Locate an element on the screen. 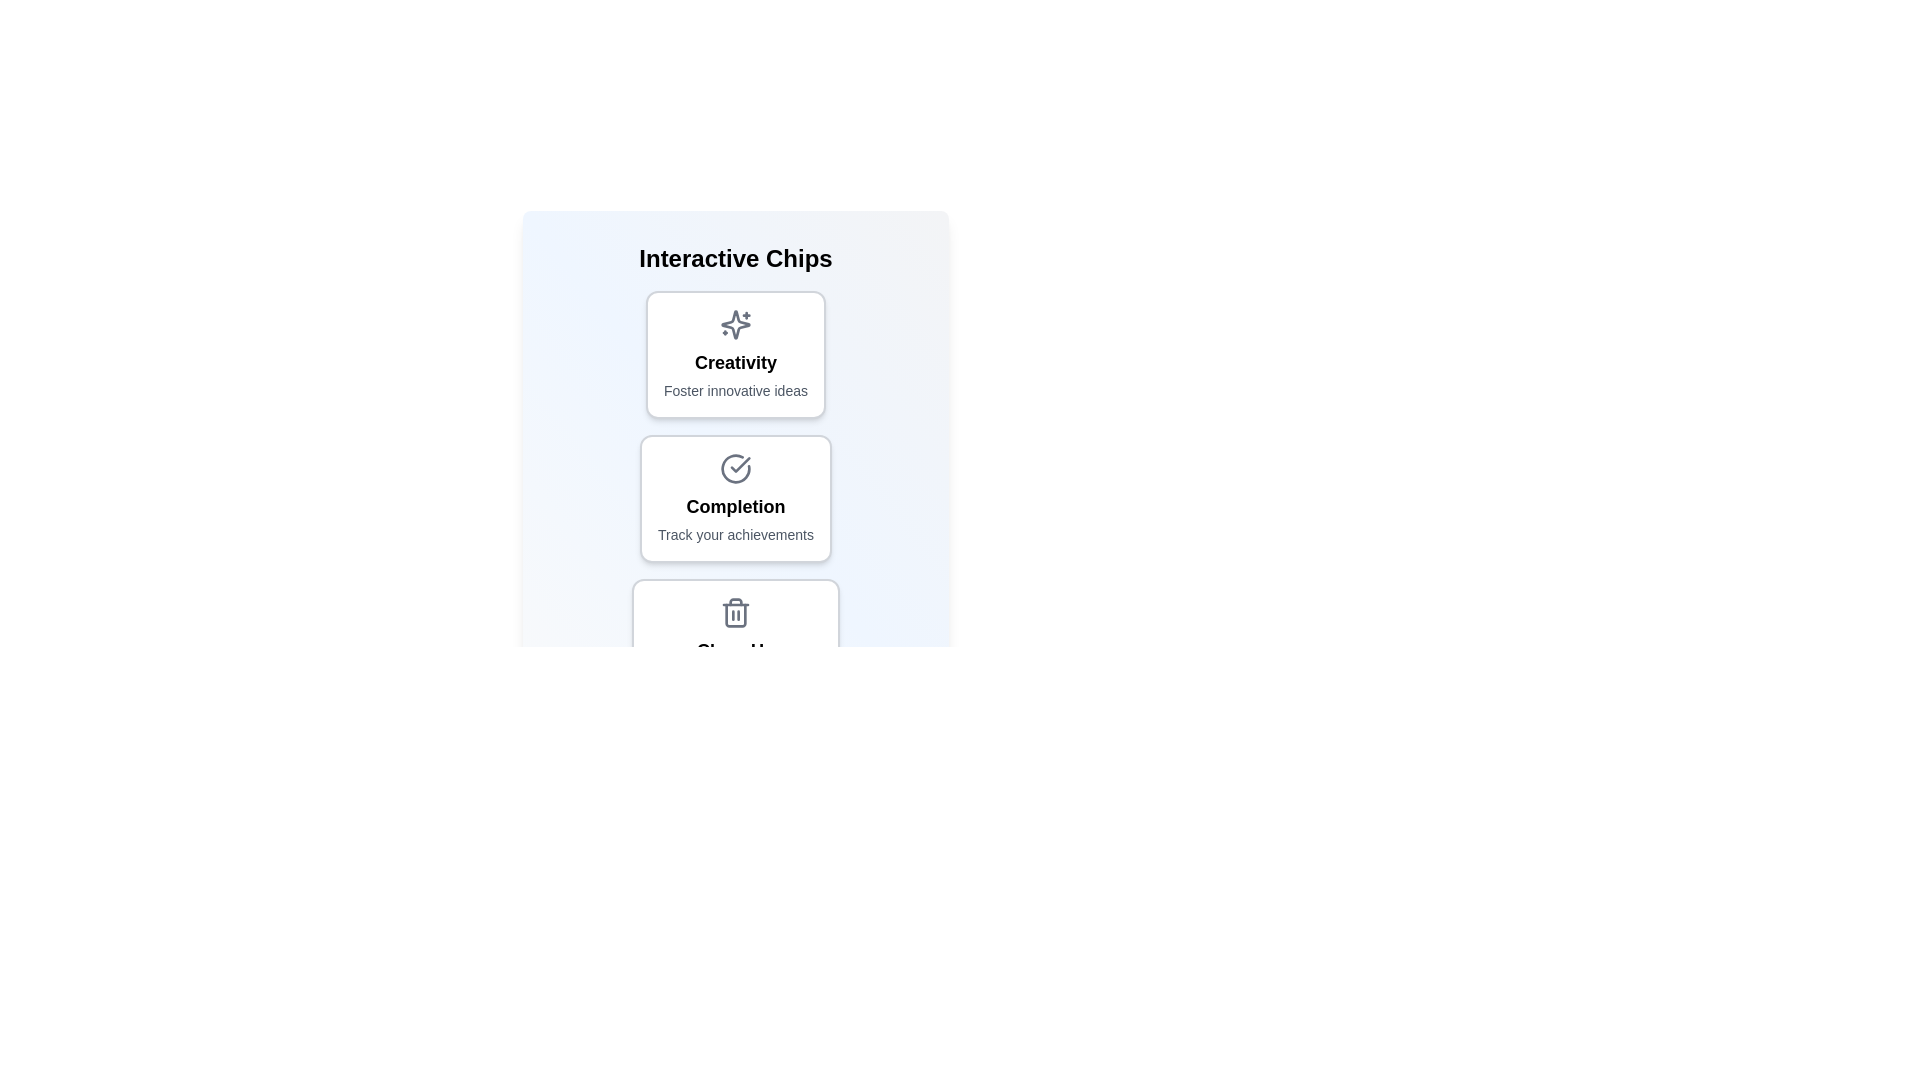 The height and width of the screenshot is (1080, 1920). the chip labeled Completion is located at coordinates (734, 497).